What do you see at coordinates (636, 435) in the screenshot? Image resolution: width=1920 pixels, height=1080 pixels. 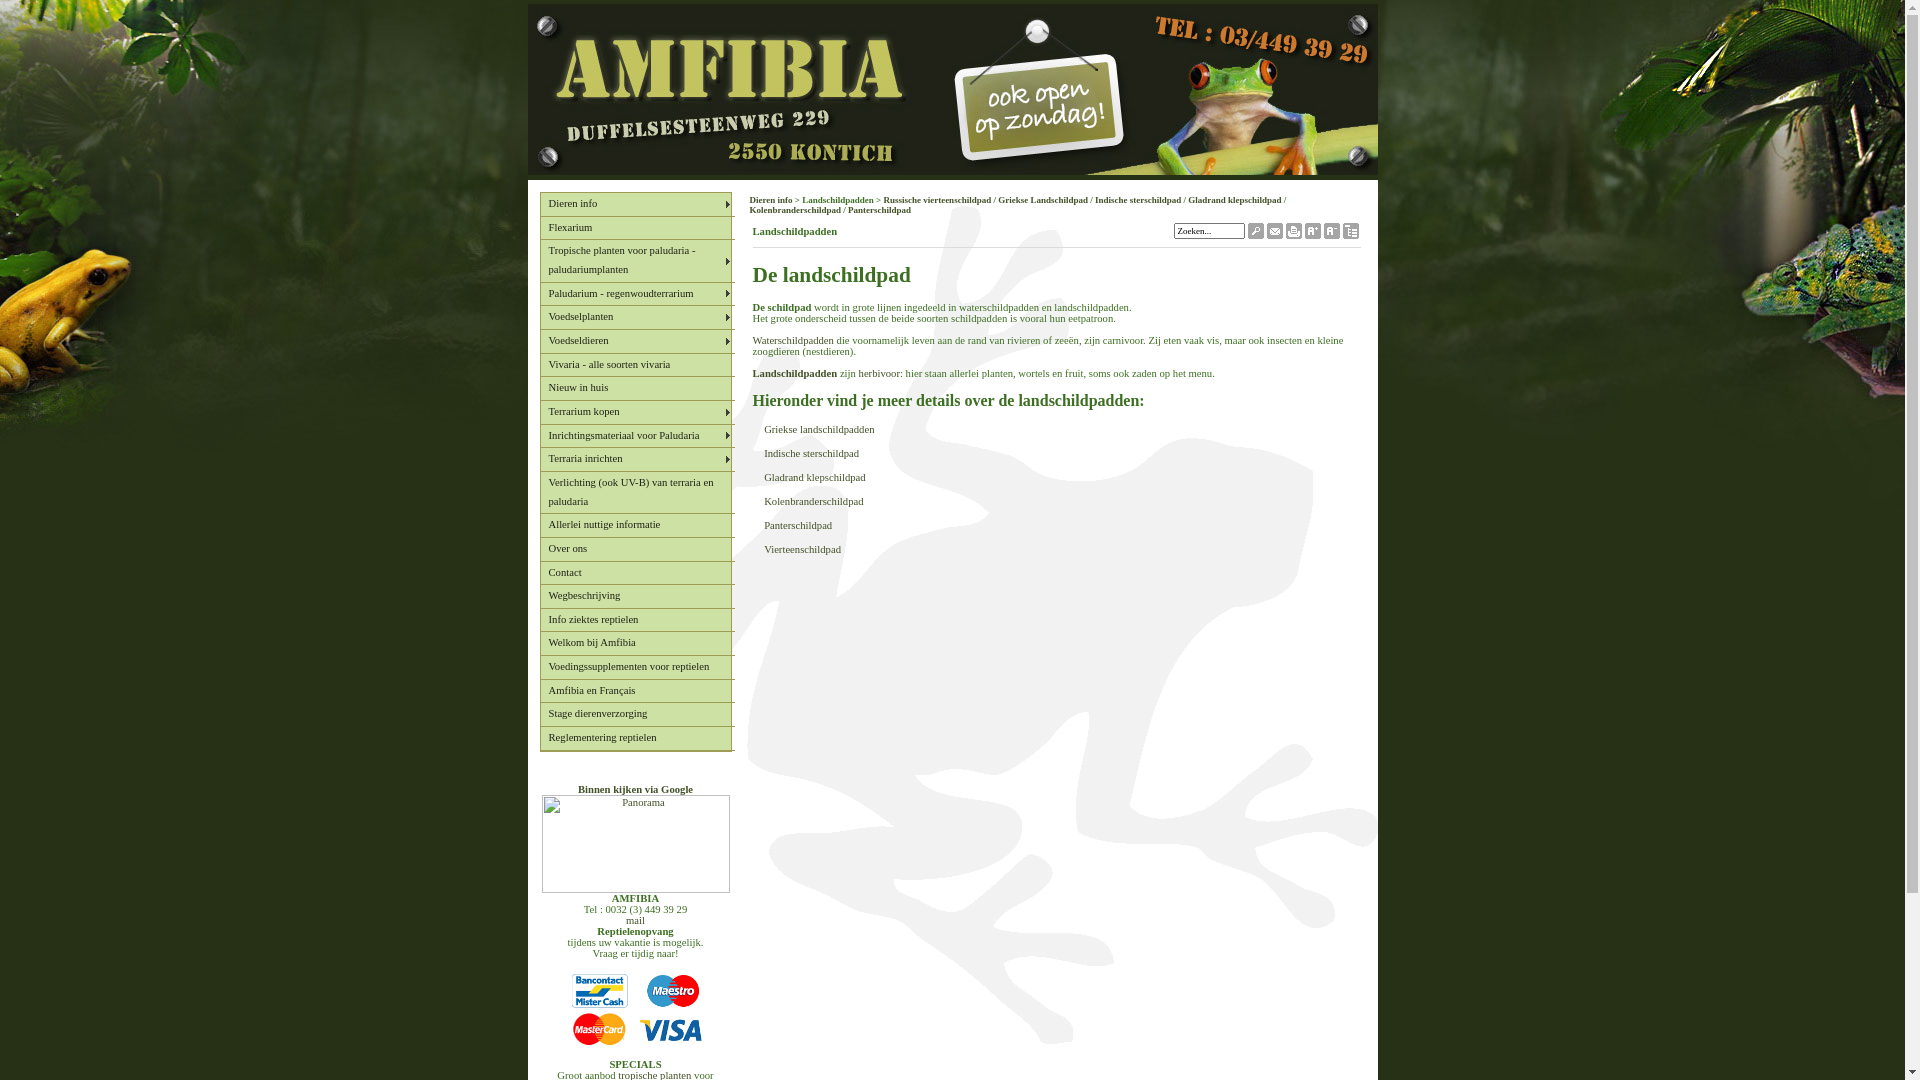 I see `'Inrichtingsmateriaal voor Paludaria'` at bounding box center [636, 435].